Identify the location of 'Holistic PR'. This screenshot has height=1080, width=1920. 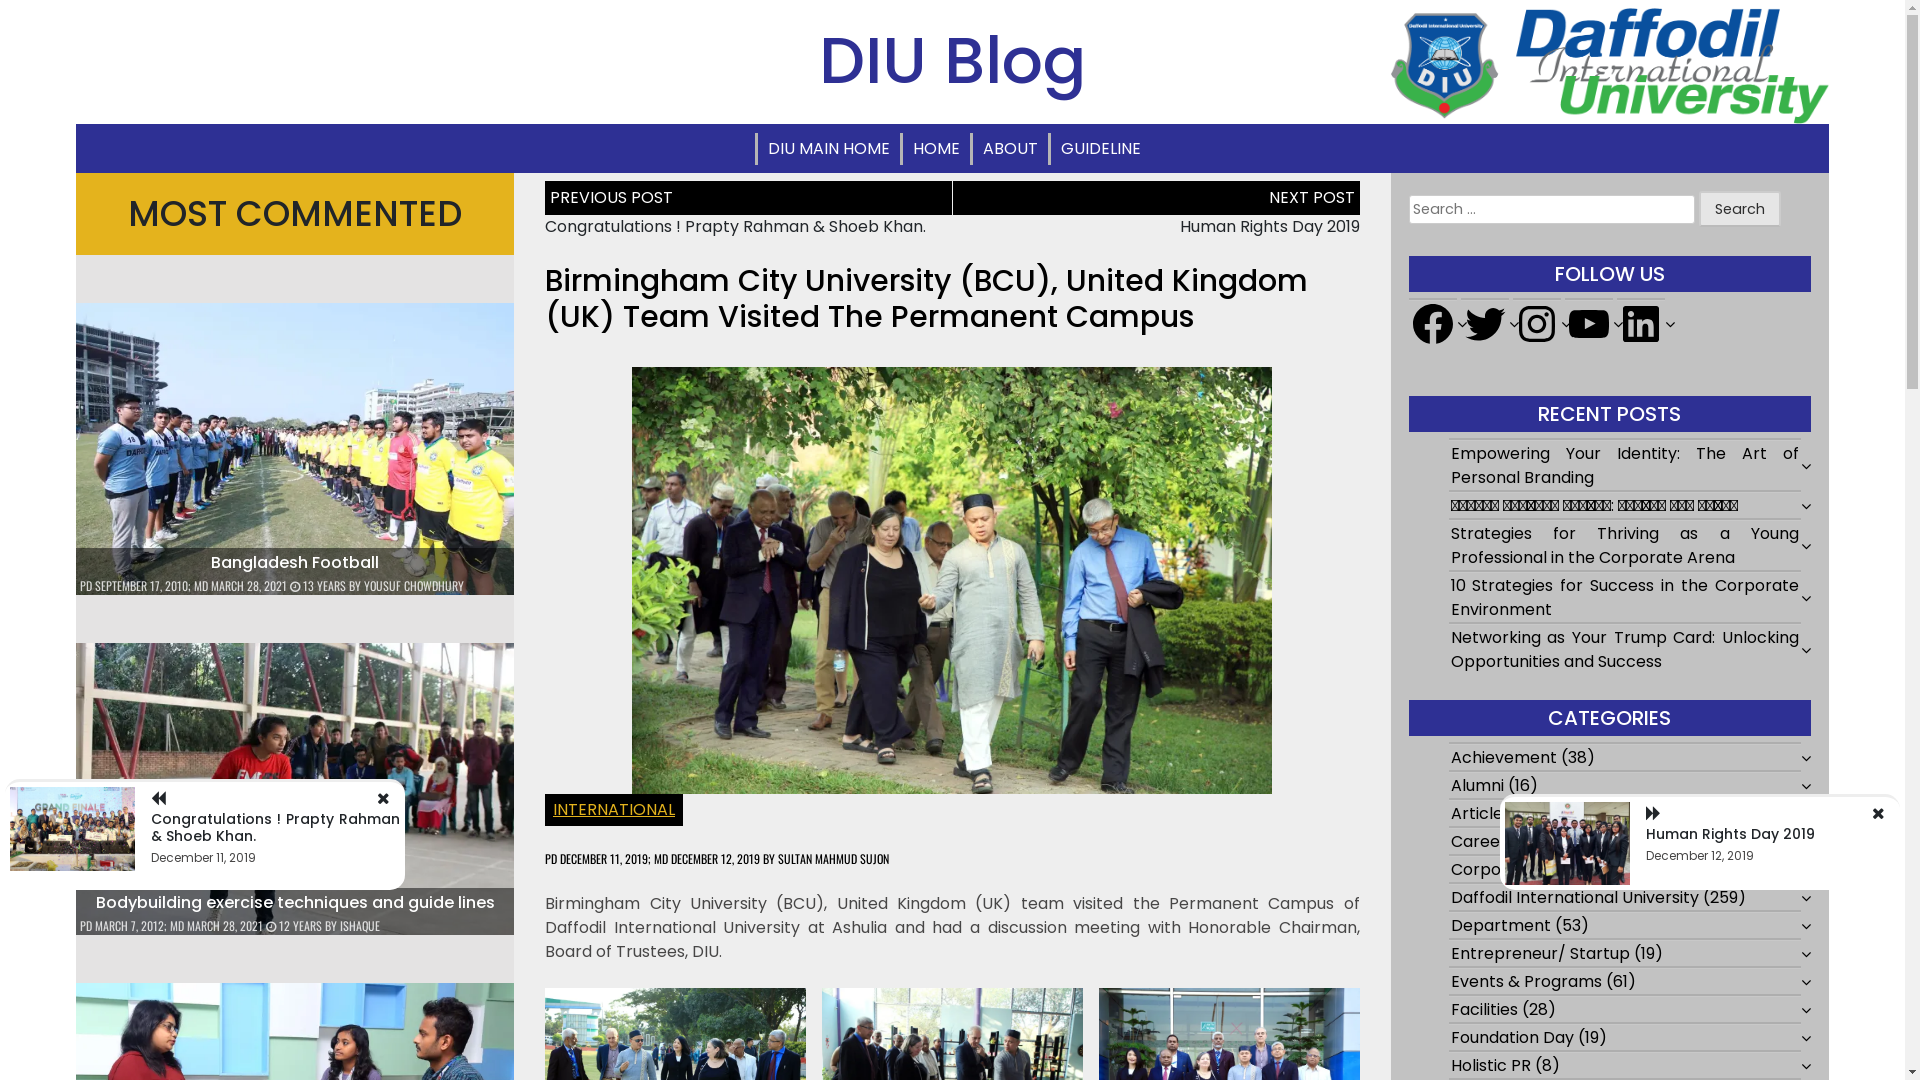
(1491, 1064).